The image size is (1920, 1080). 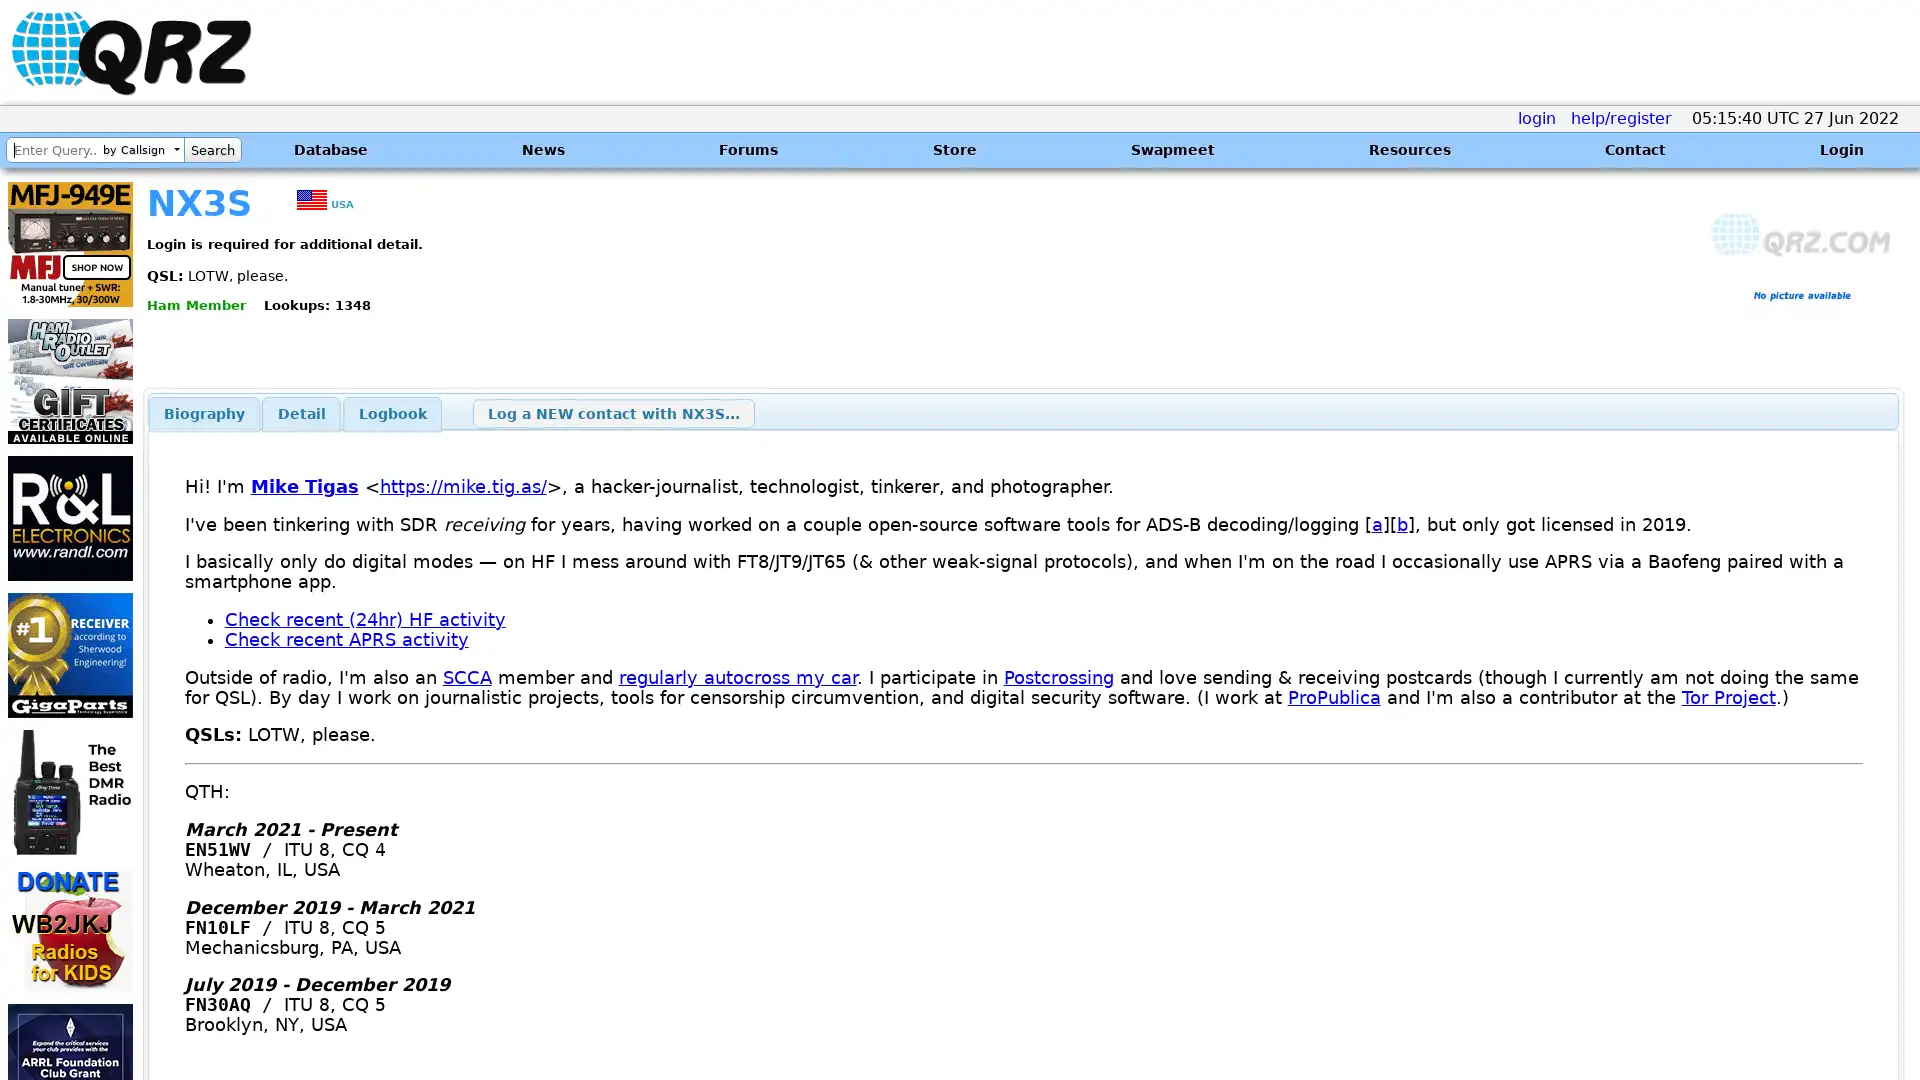 I want to click on Search, so click(x=212, y=149).